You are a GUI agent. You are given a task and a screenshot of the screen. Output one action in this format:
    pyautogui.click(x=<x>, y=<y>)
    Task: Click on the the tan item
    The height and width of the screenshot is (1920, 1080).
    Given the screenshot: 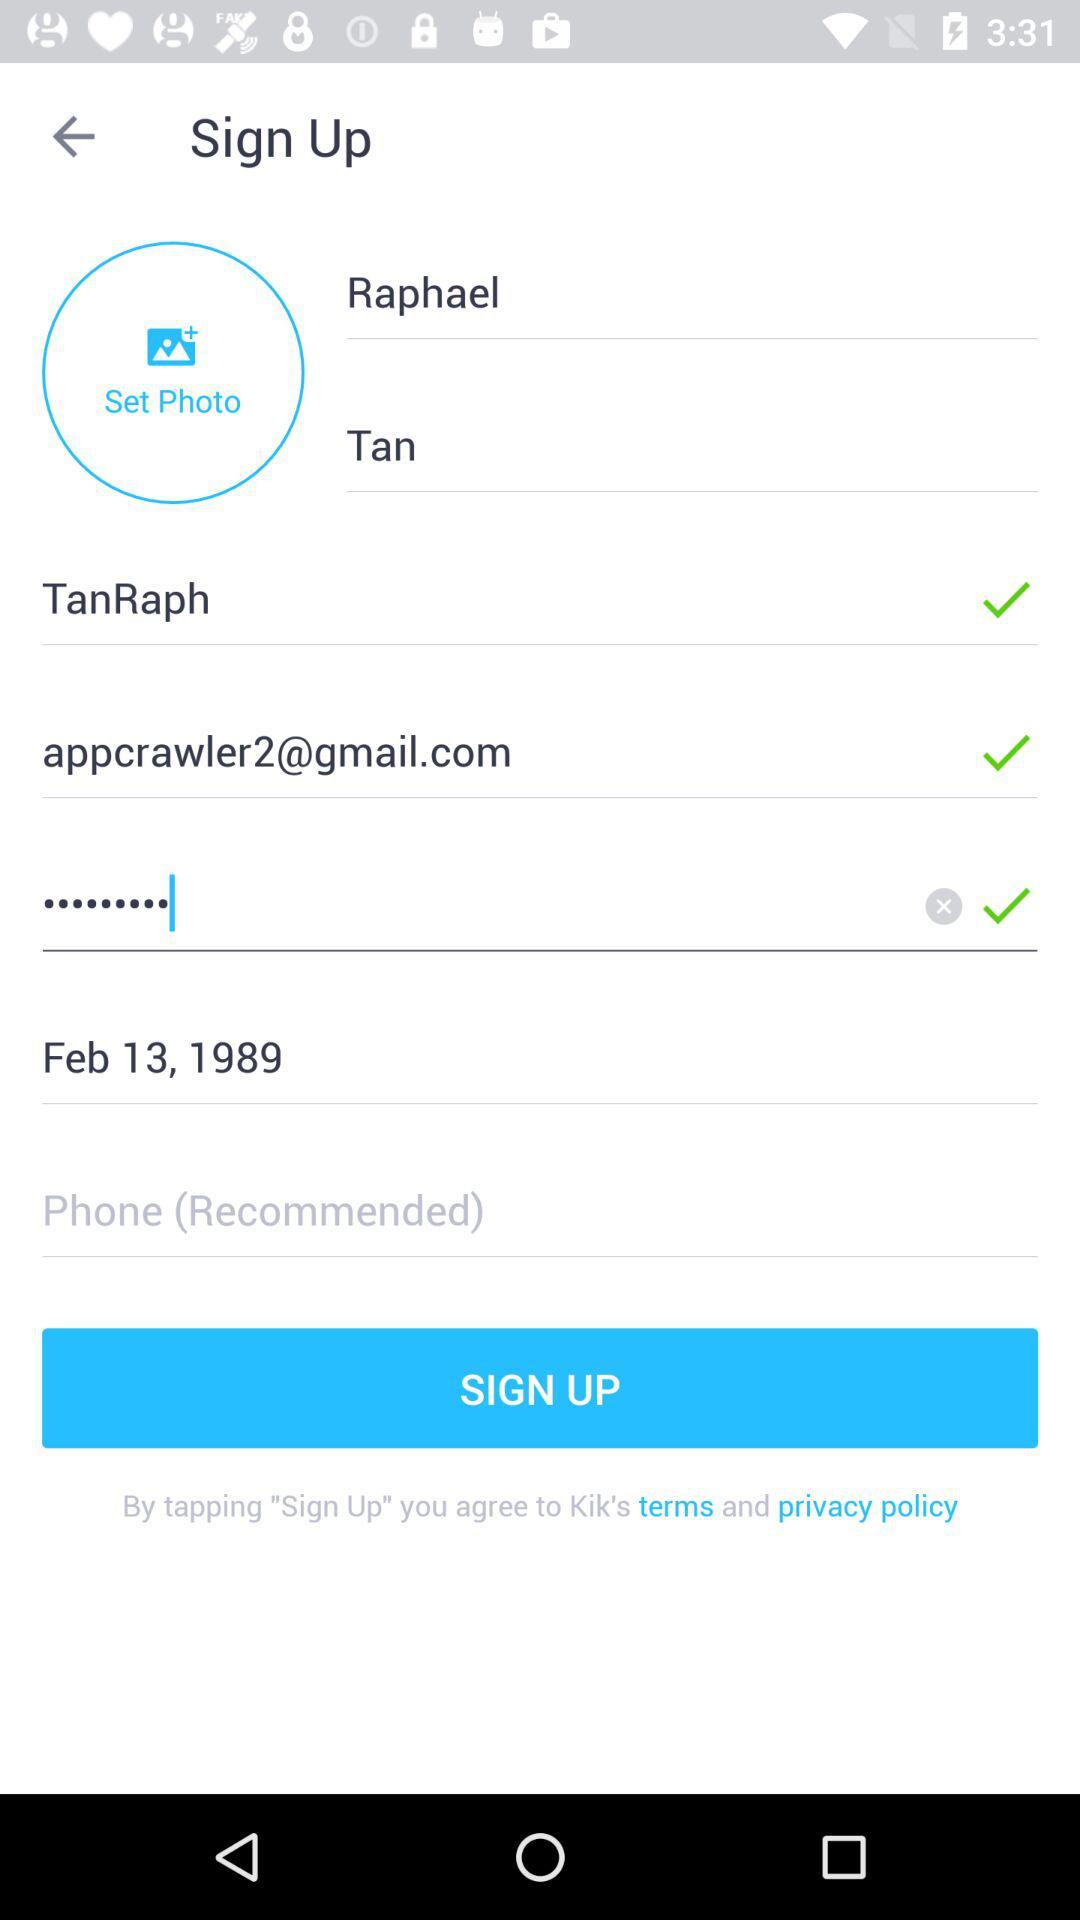 What is the action you would take?
    pyautogui.click(x=660, y=443)
    